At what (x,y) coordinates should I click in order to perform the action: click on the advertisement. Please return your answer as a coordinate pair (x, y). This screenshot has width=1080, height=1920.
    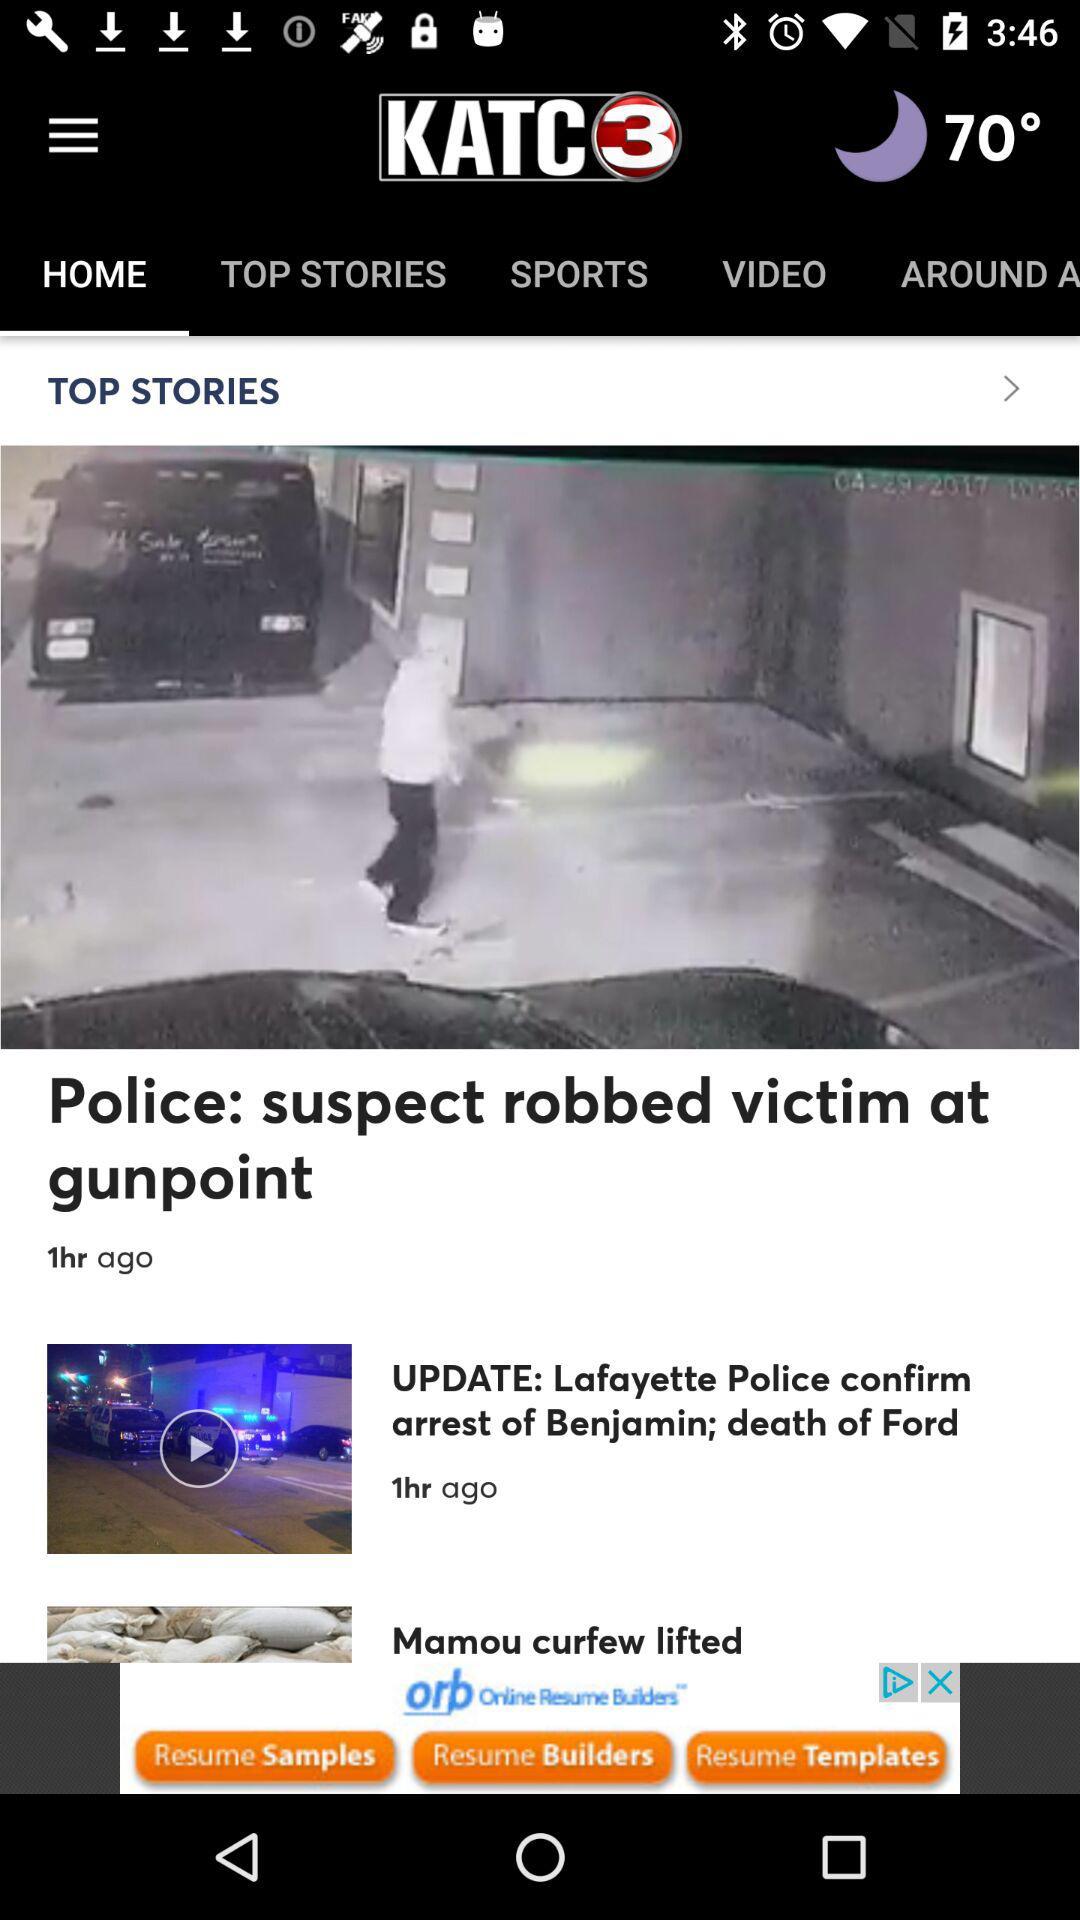
    Looking at the image, I should click on (540, 1727).